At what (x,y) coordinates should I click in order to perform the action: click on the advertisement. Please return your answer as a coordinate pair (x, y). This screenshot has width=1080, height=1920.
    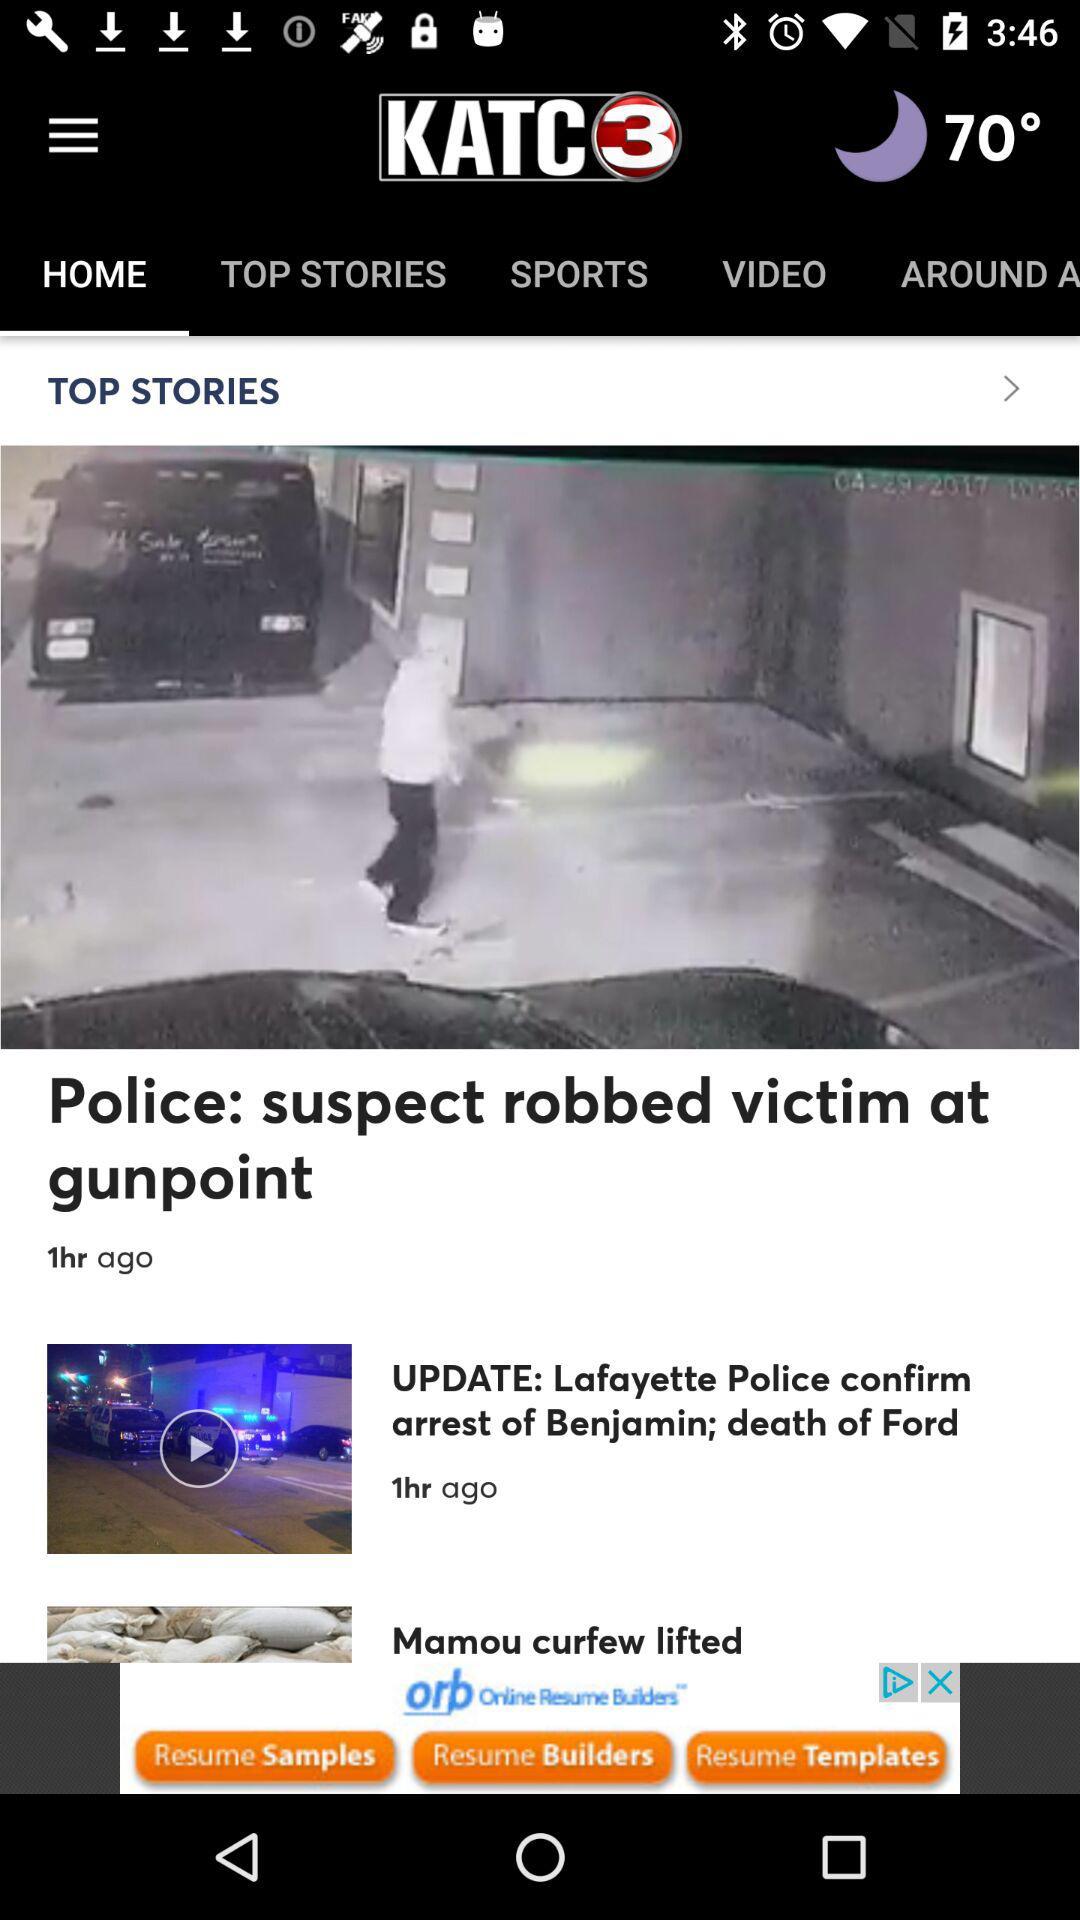
    Looking at the image, I should click on (540, 1727).